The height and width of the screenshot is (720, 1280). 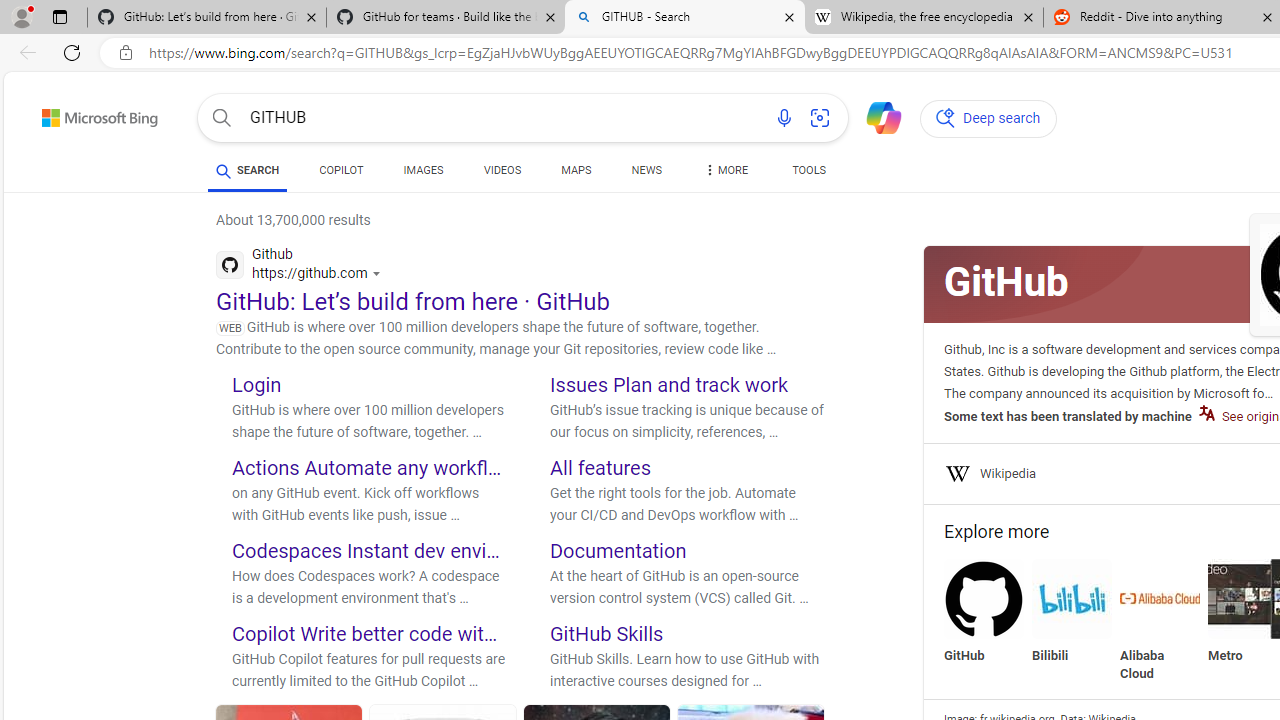 What do you see at coordinates (984, 611) in the screenshot?
I see `'Explore more GitHub'` at bounding box center [984, 611].